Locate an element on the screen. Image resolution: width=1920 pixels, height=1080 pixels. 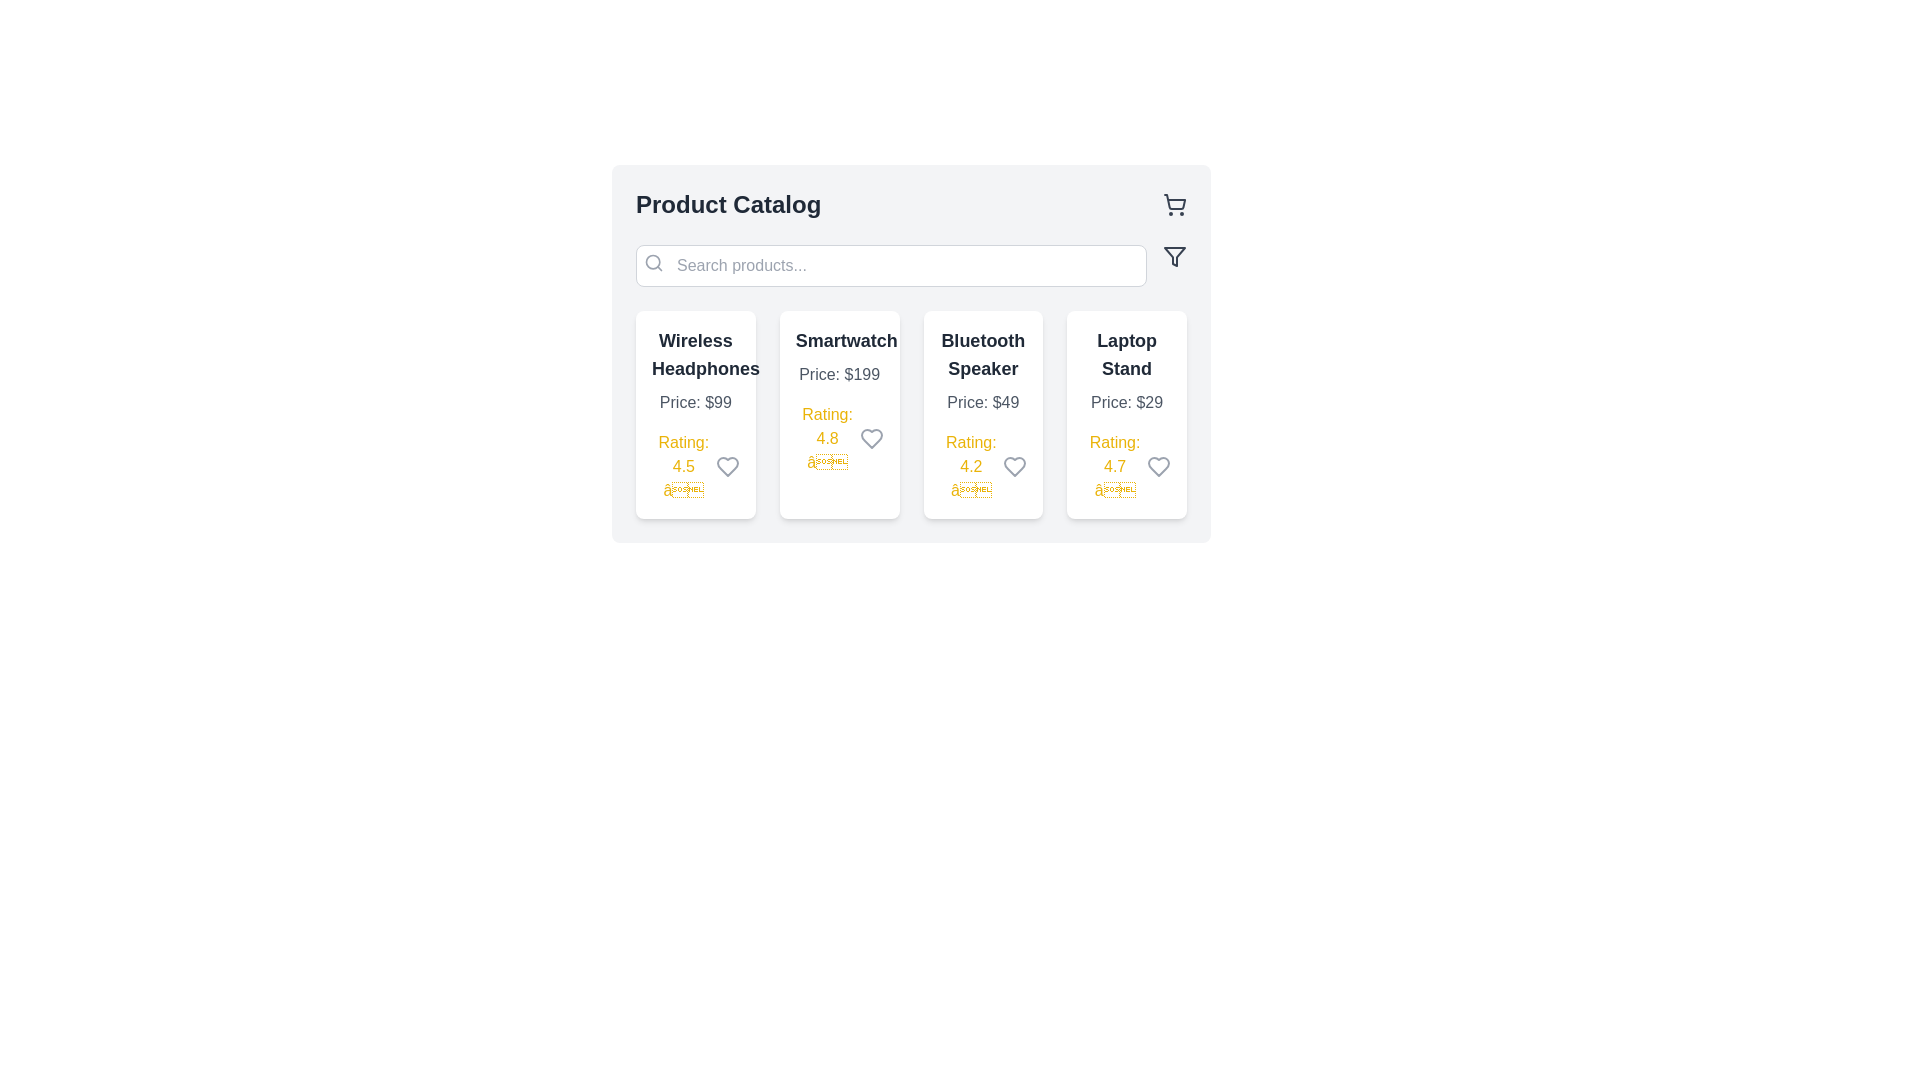
the interactive heart icon button located is located at coordinates (1158, 466).